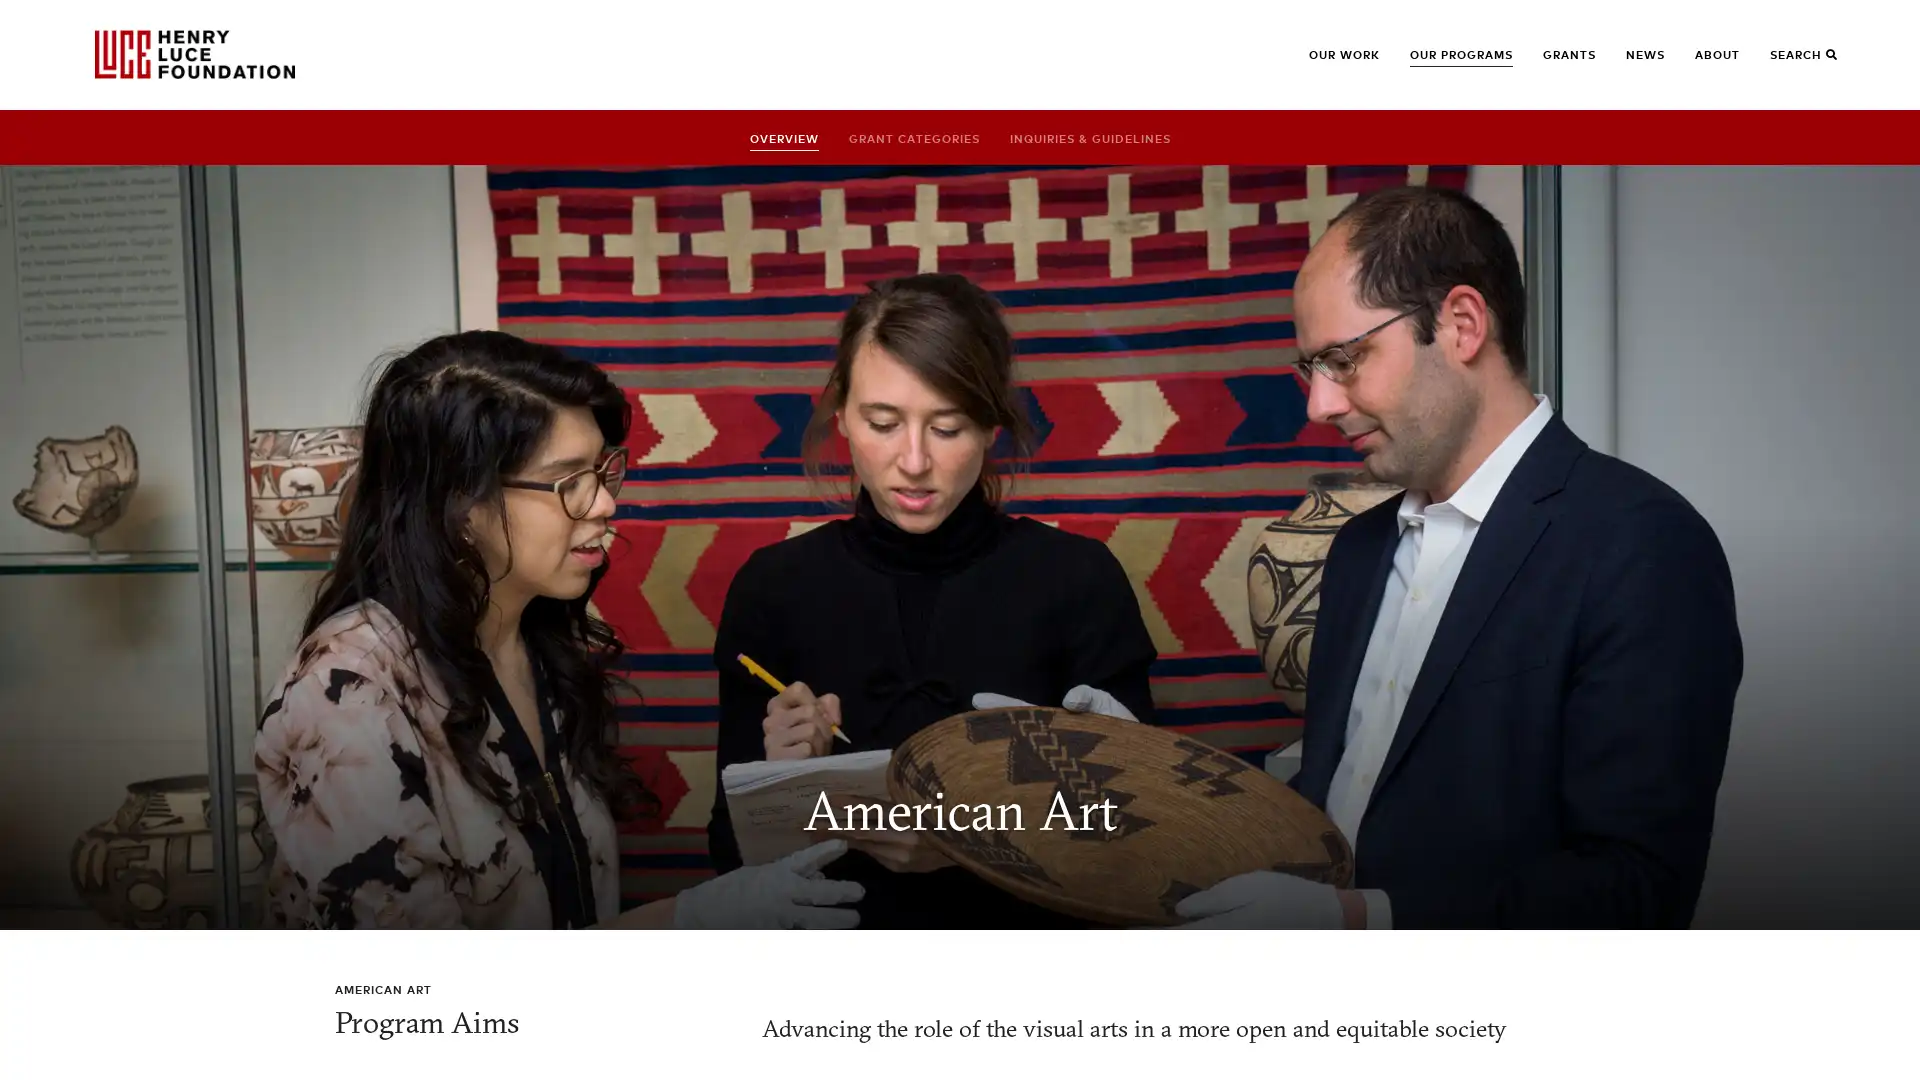 The height and width of the screenshot is (1080, 1920). I want to click on SHOW SUBMENU FOR NEWS, so click(1657, 63).